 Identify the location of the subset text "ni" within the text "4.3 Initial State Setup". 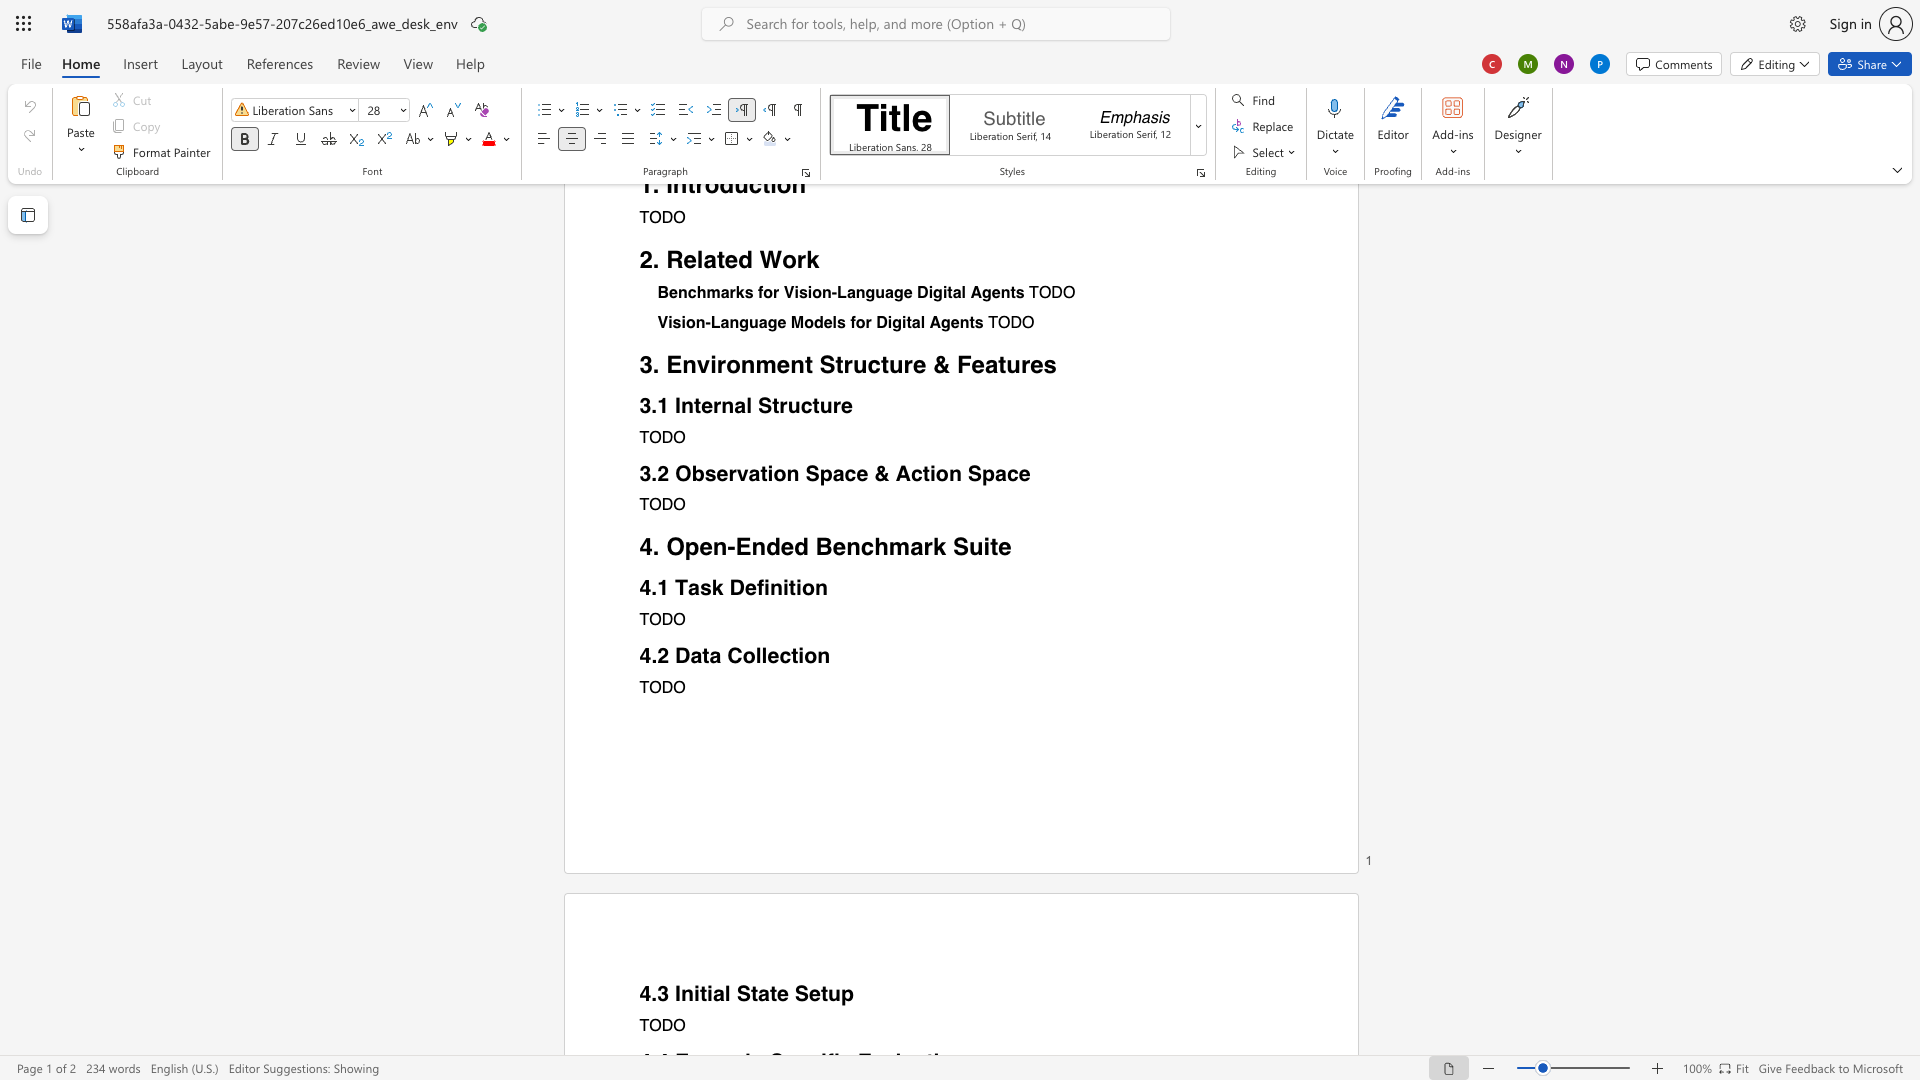
(681, 994).